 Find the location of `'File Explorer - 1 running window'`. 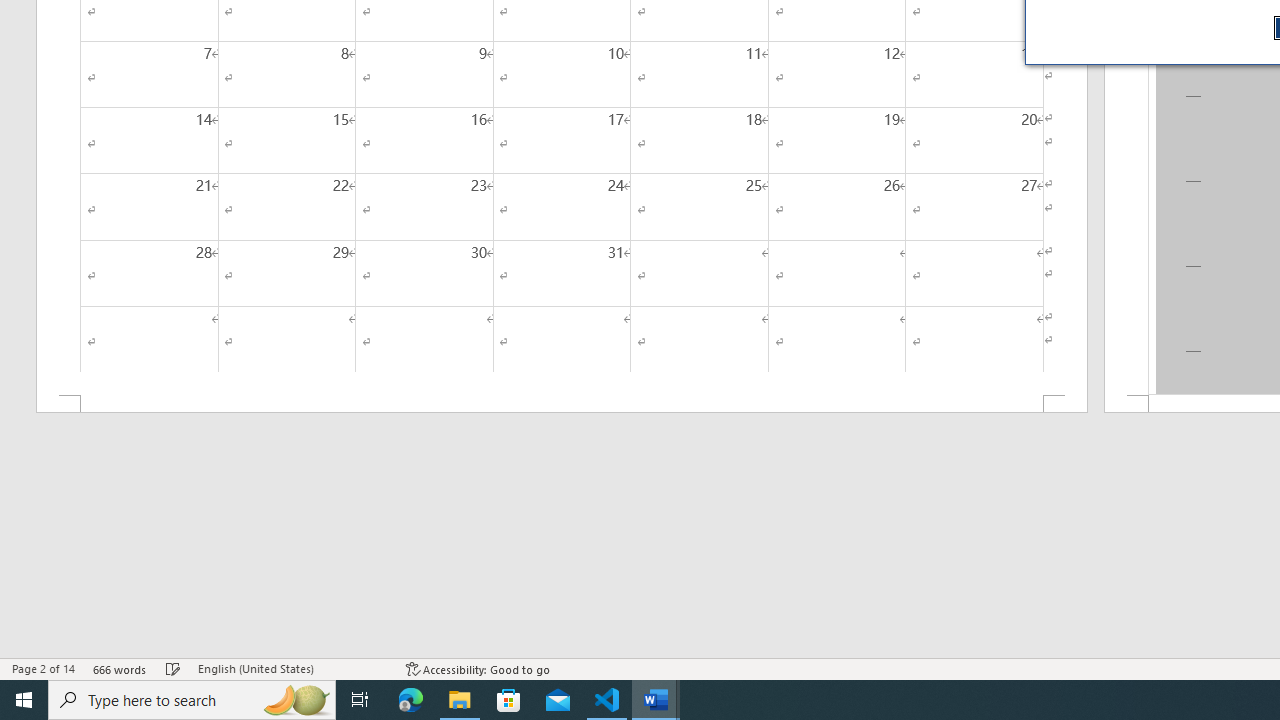

'File Explorer - 1 running window' is located at coordinates (459, 698).